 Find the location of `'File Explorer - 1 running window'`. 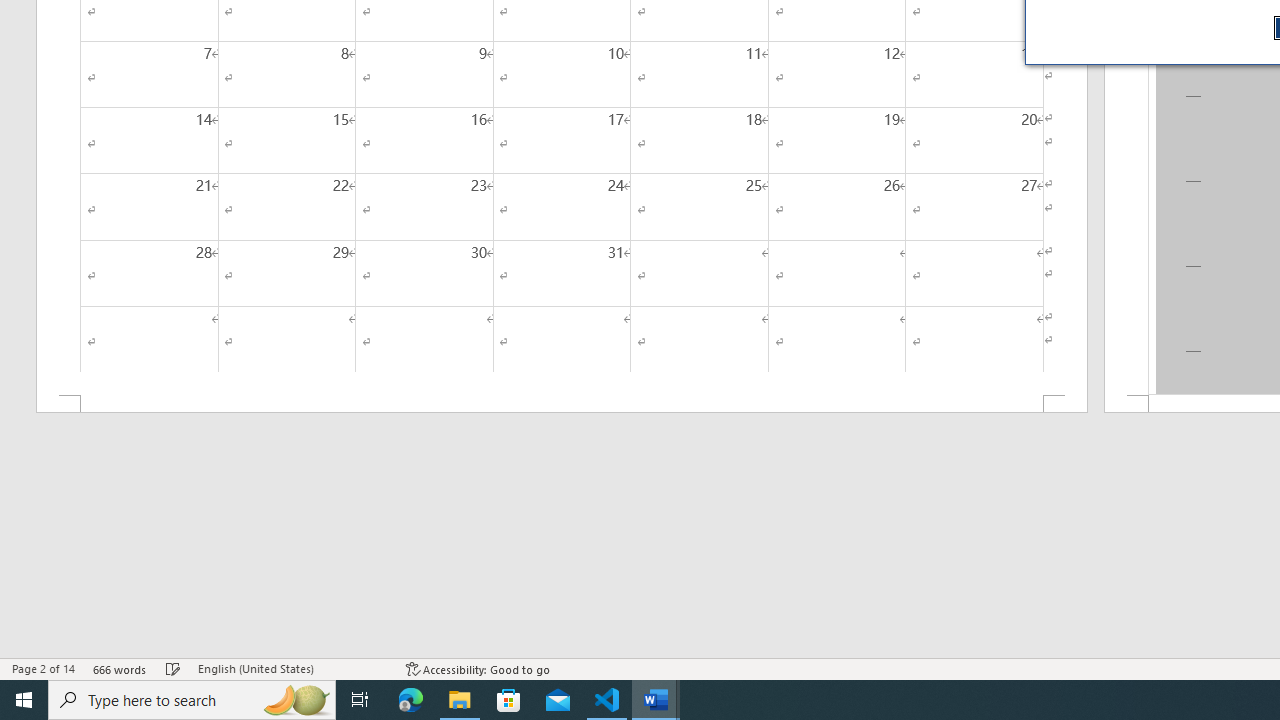

'File Explorer - 1 running window' is located at coordinates (459, 698).